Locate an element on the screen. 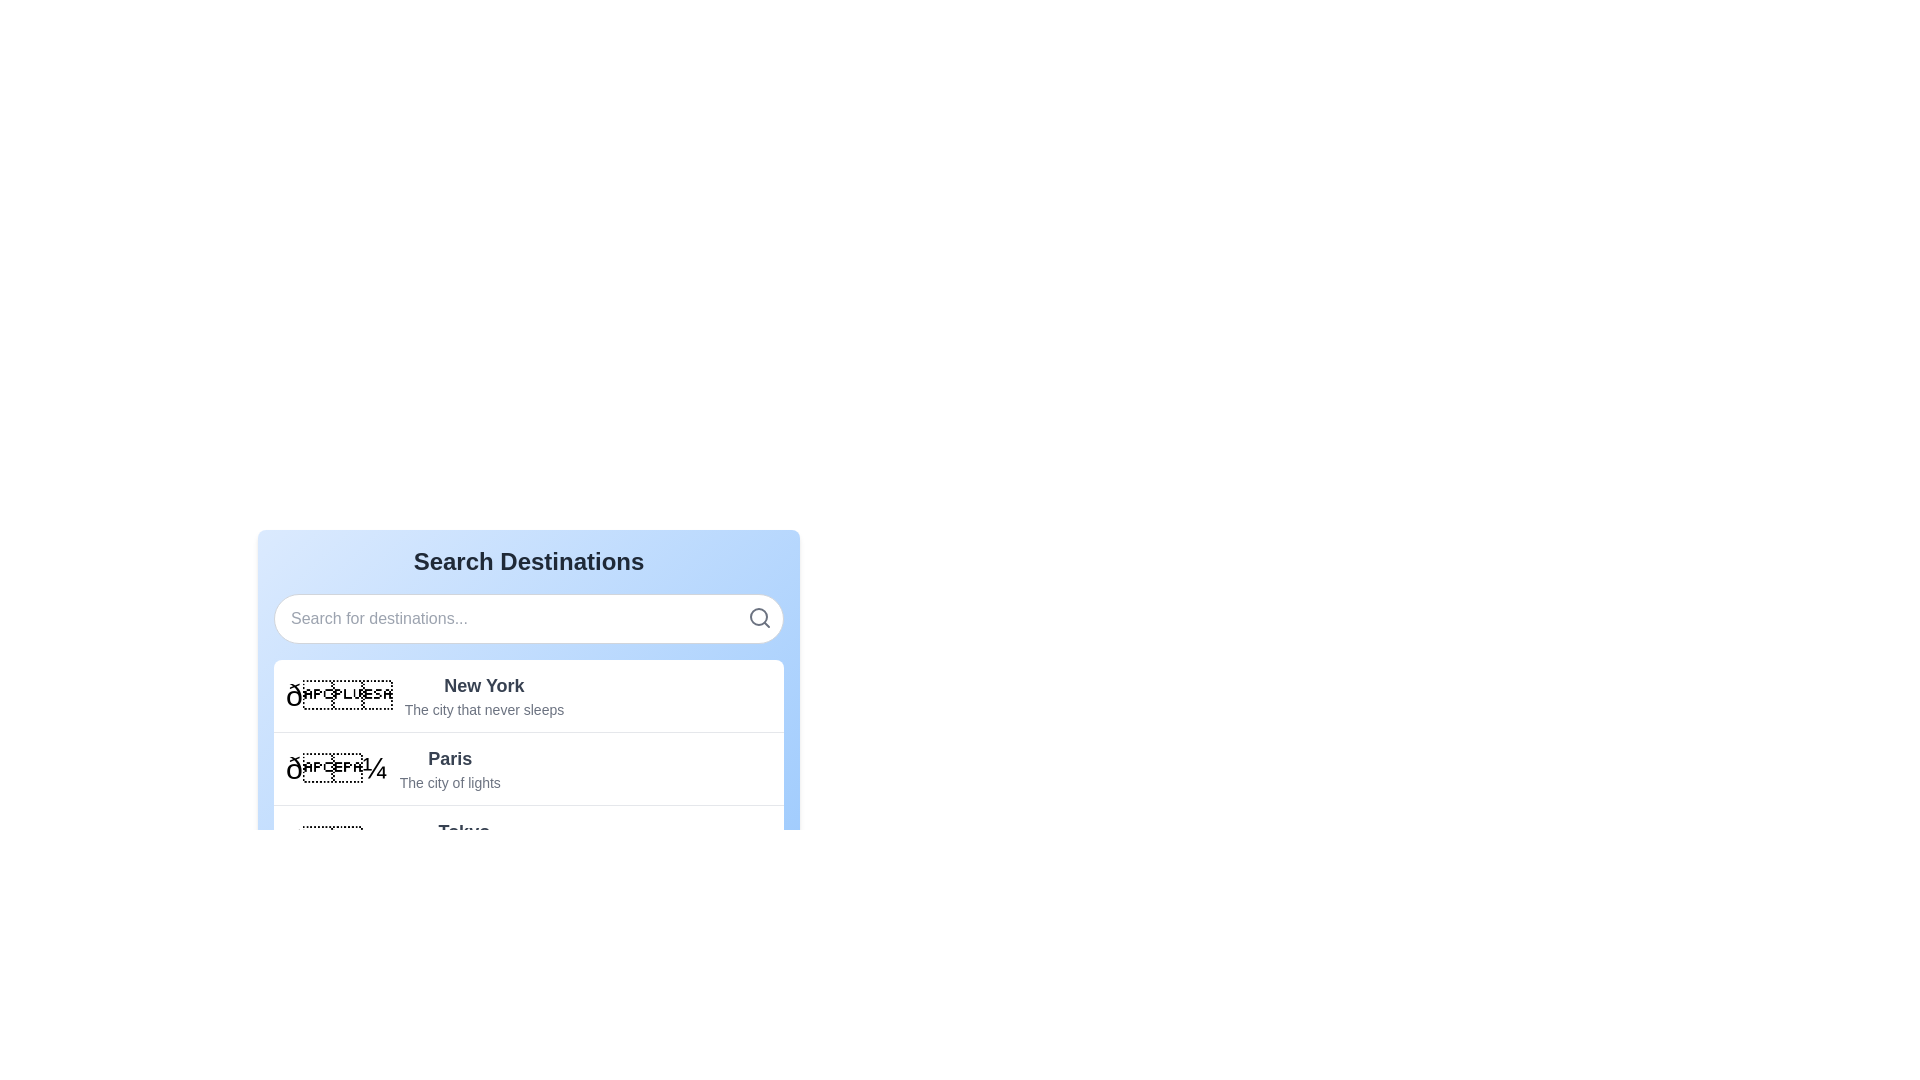  the clickable list item representing the city 'Tokyo' is located at coordinates (528, 840).